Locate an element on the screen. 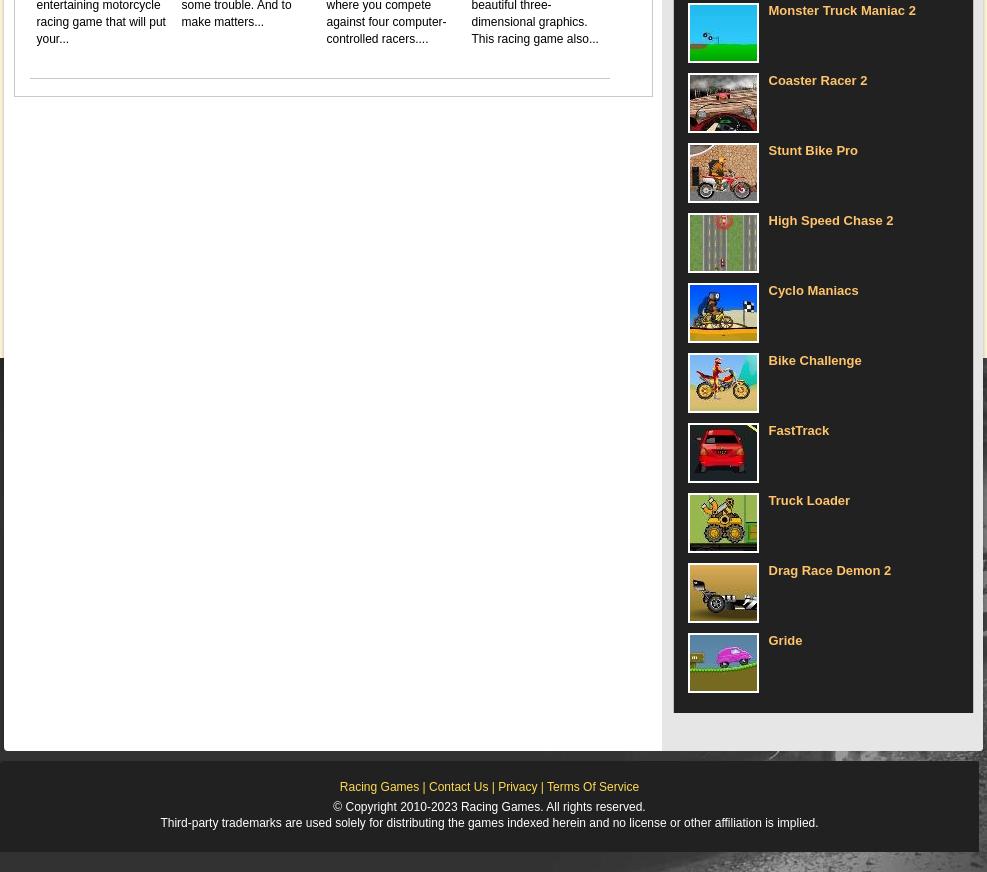 The width and height of the screenshot is (987, 872). 'Monster Truck Maniac 2' is located at coordinates (841, 8).